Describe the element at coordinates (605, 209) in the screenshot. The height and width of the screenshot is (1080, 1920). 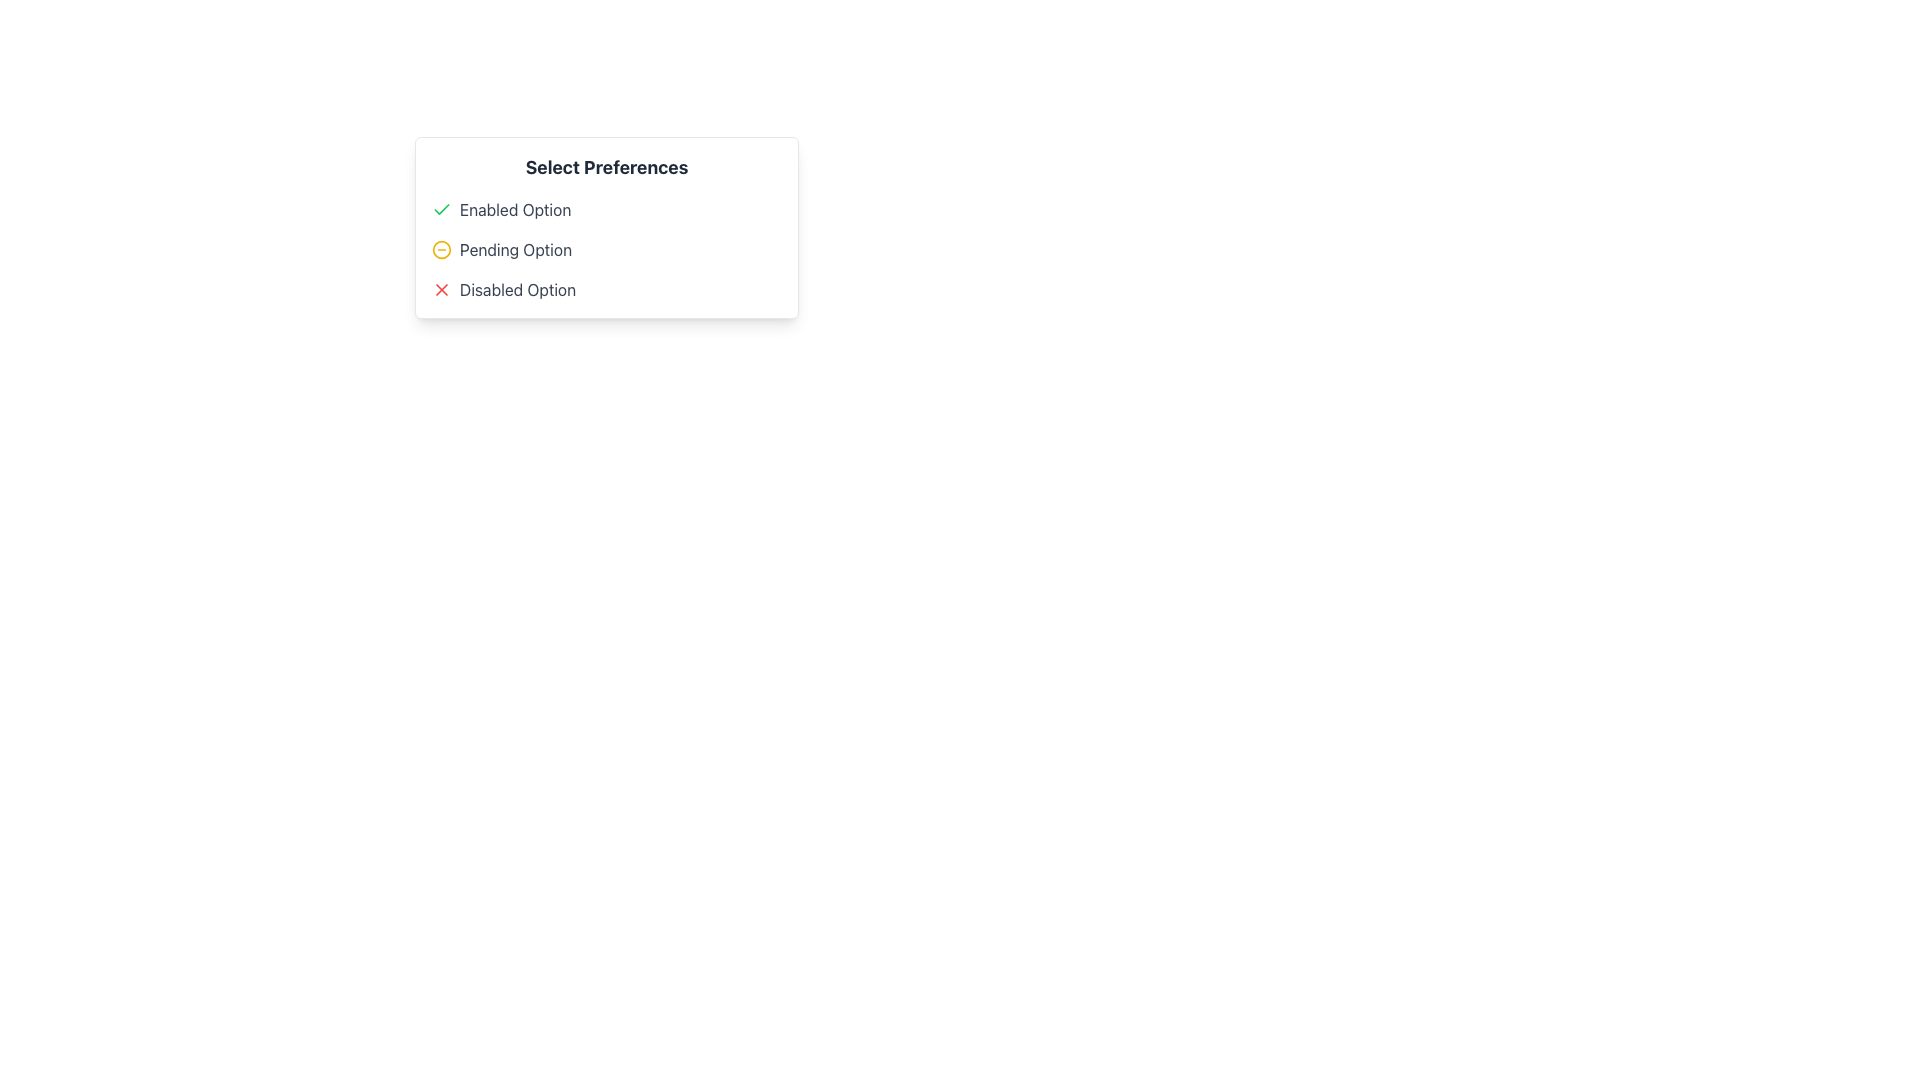
I see `the first item in the 'Select Preferences' group, which indicates the enabled status of the corresponding option` at that location.